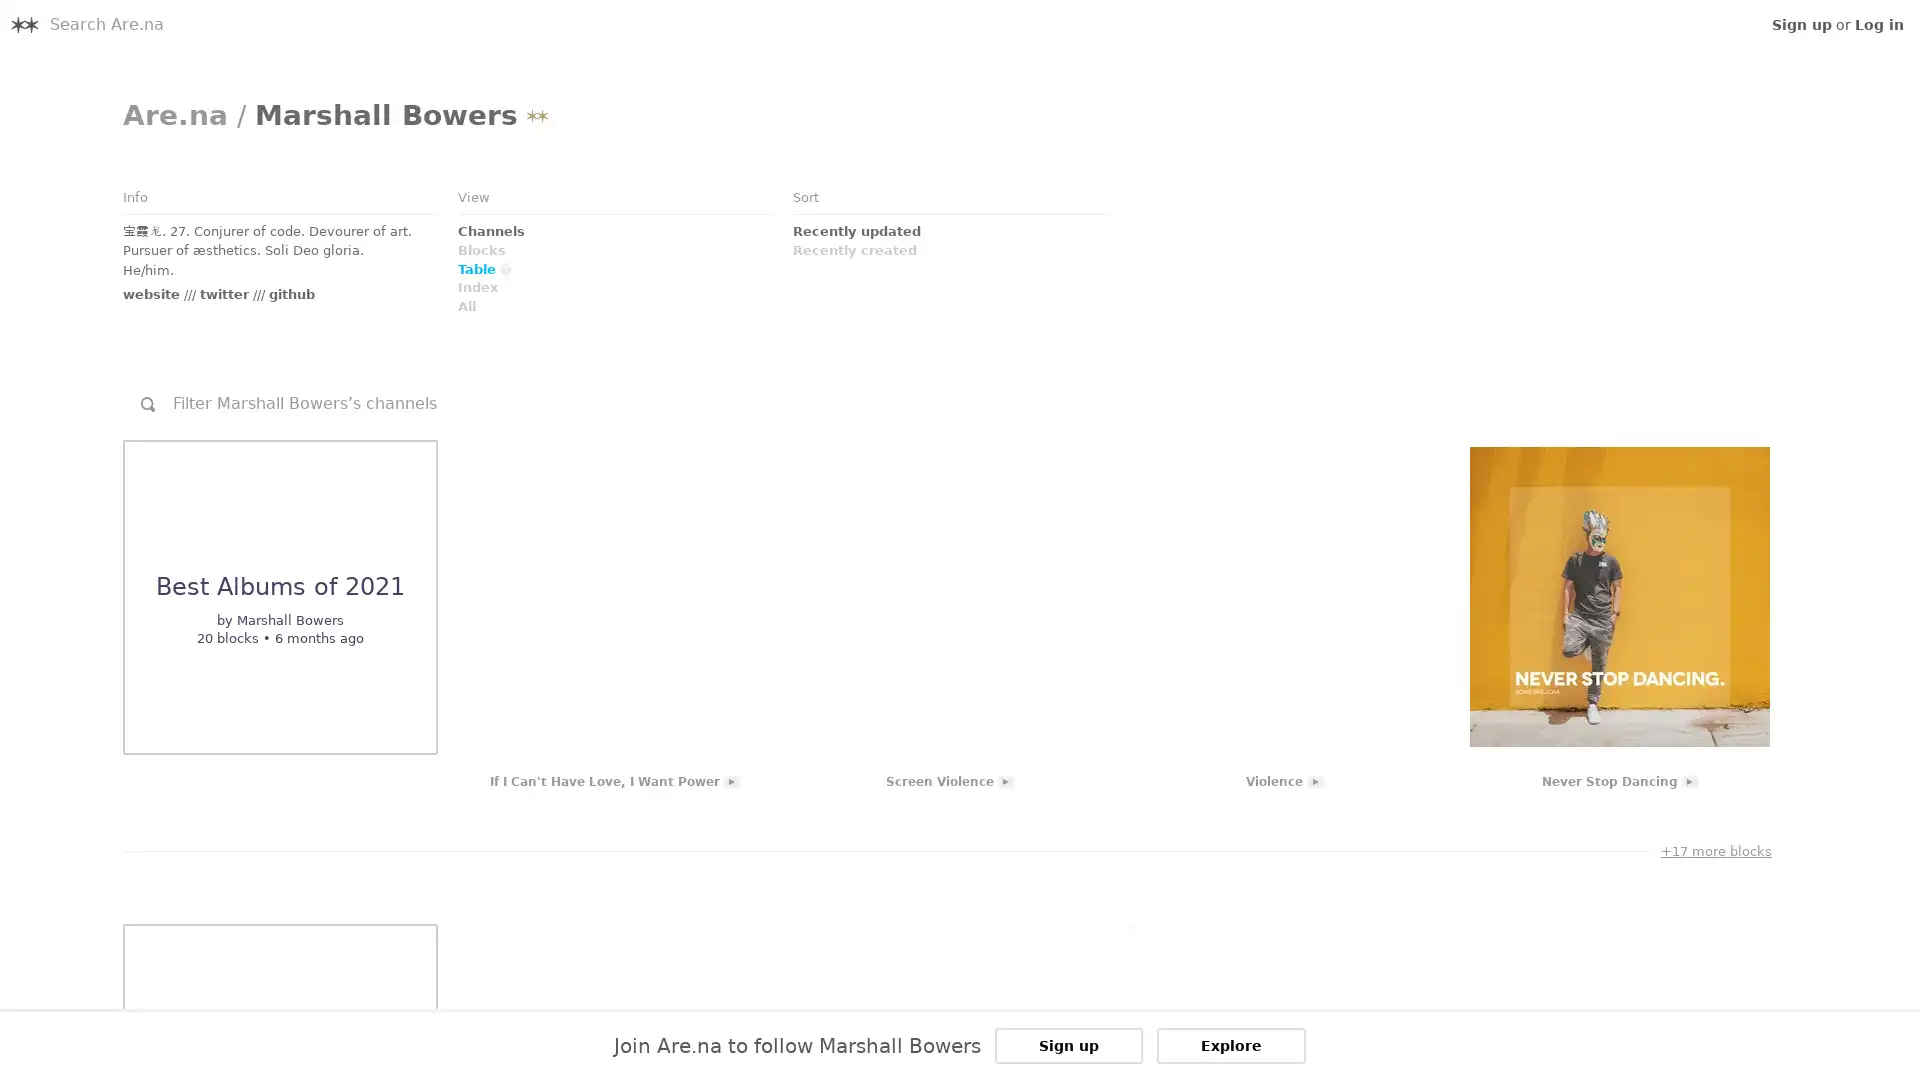  Describe the element at coordinates (1284, 595) in the screenshot. I see `Link to Embed: Violence` at that location.